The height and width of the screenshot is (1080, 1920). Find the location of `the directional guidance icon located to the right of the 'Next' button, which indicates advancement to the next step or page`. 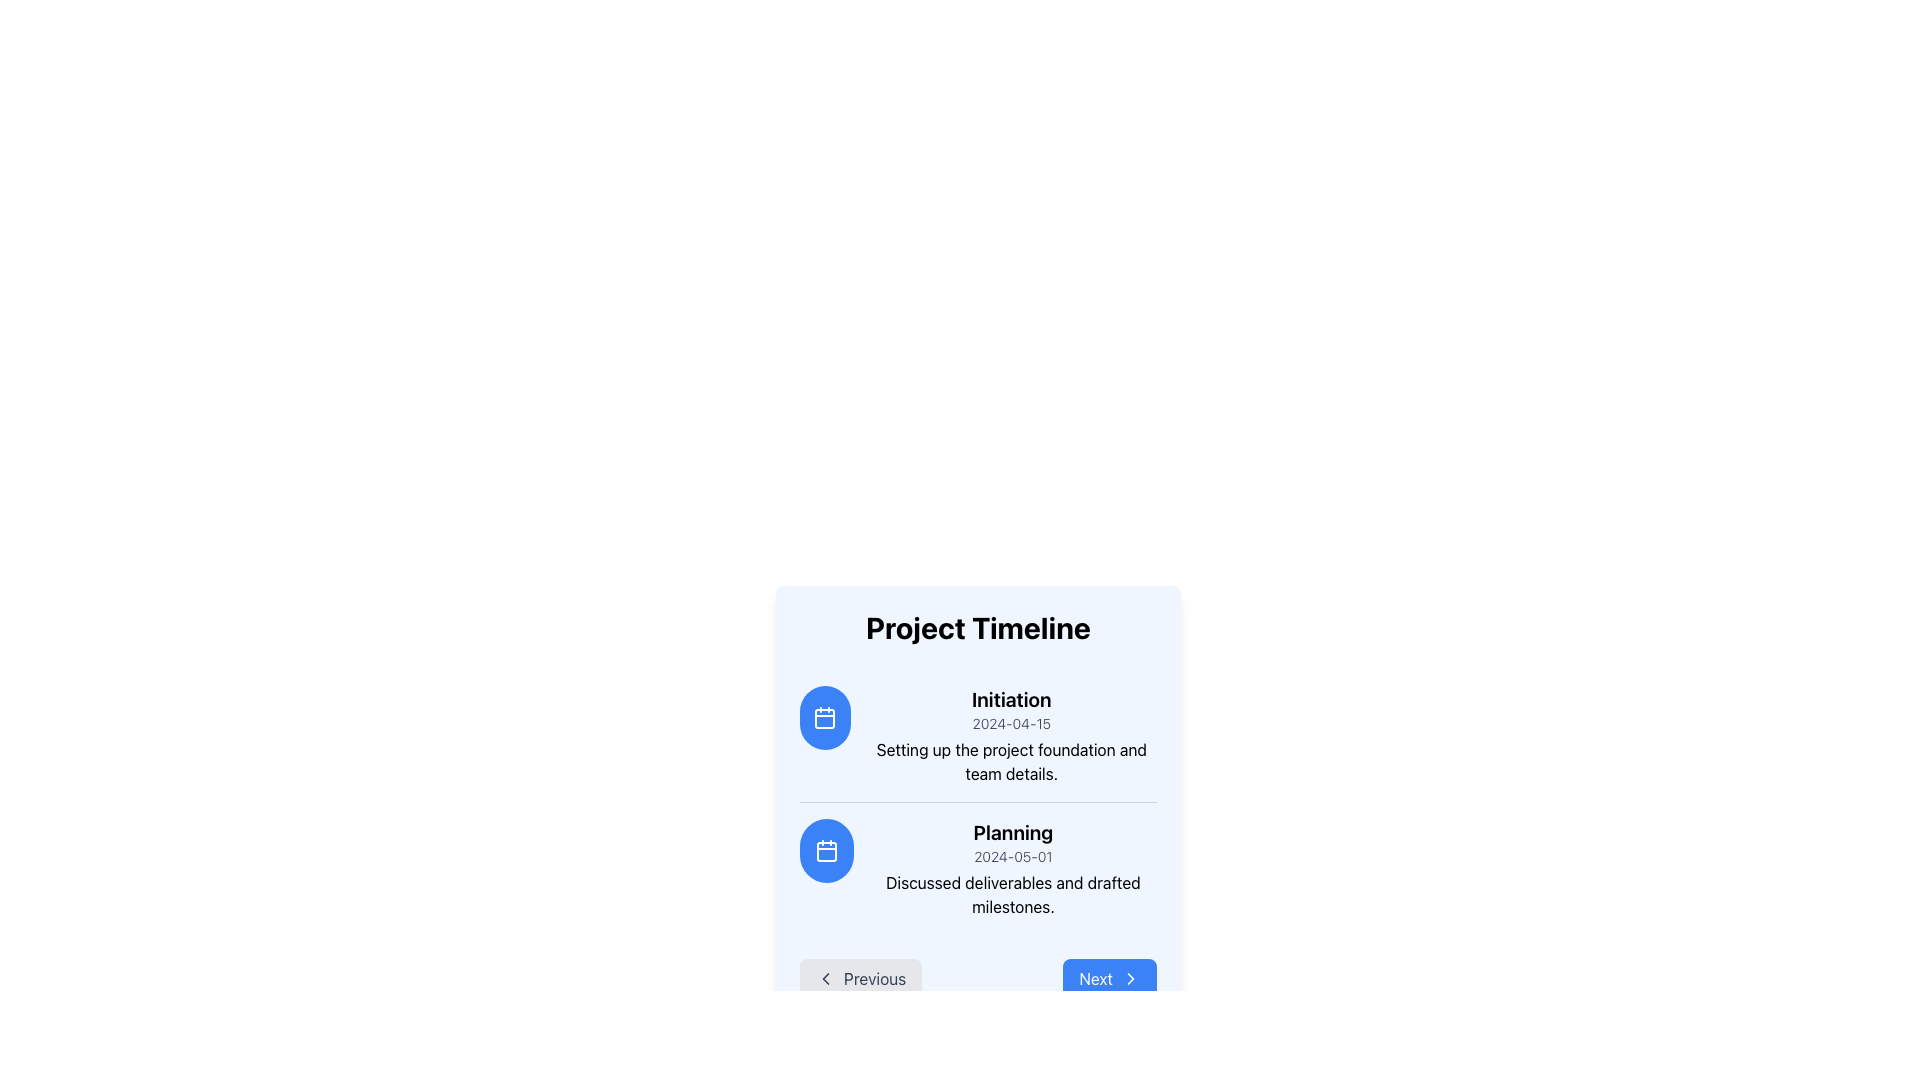

the directional guidance icon located to the right of the 'Next' button, which indicates advancement to the next step or page is located at coordinates (1131, 978).